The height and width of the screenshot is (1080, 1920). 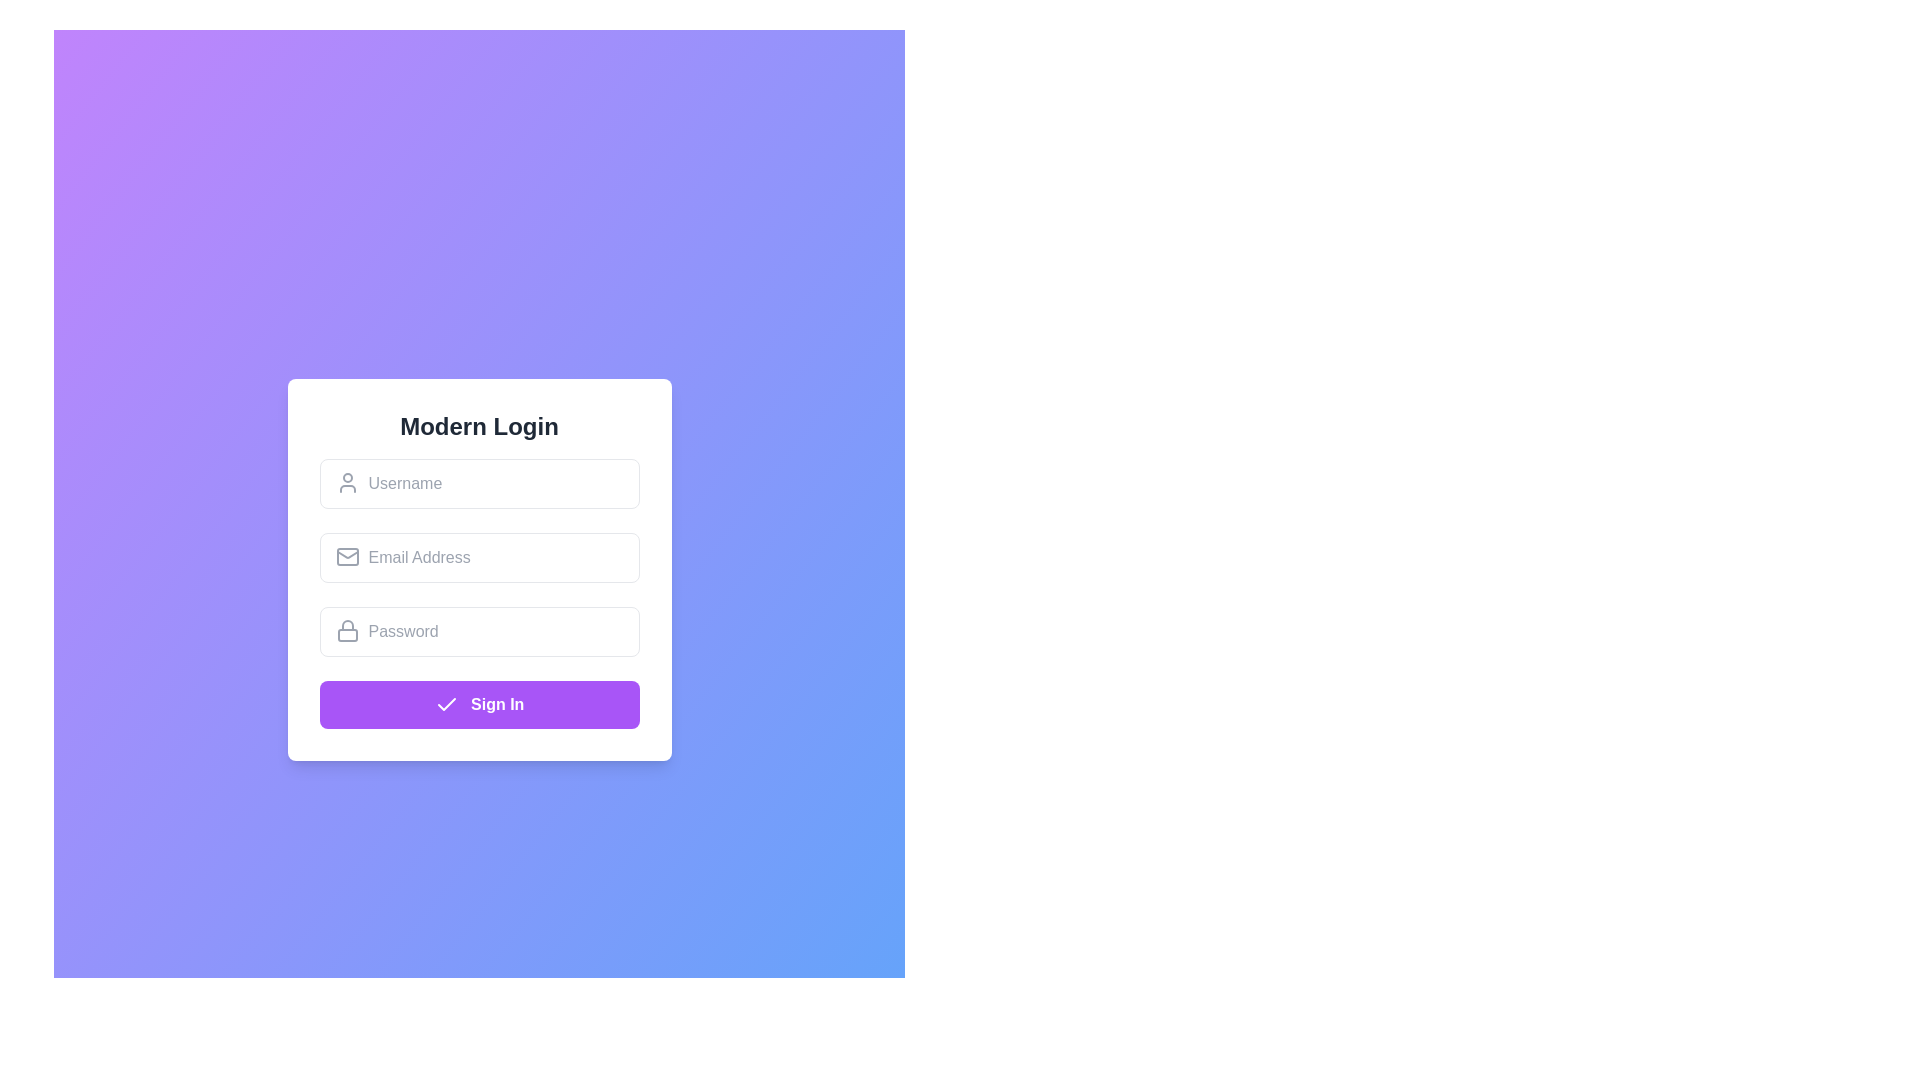 What do you see at coordinates (347, 556) in the screenshot?
I see `the decorative icon located at the upper-left corner of the email input field, which signifies that the input field is for an email address` at bounding box center [347, 556].